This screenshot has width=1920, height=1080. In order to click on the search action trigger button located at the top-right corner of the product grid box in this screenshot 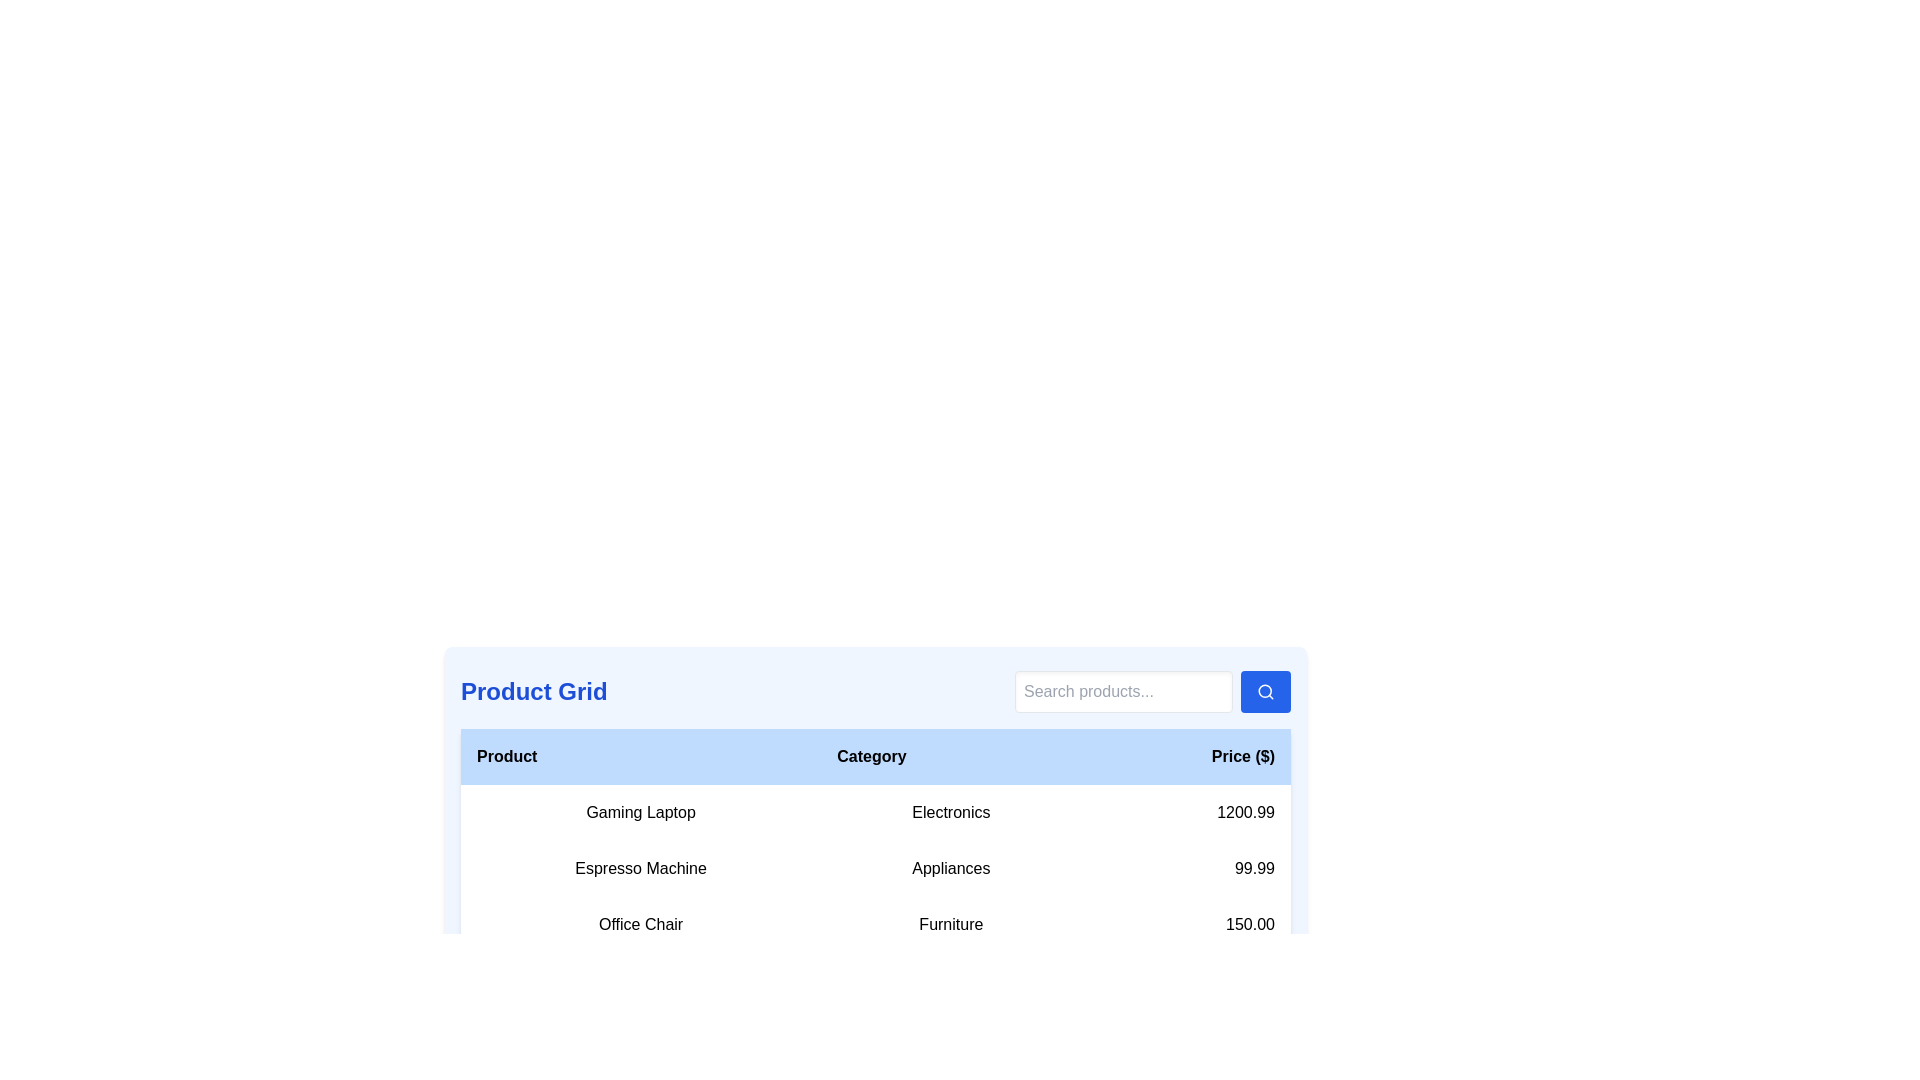, I will do `click(1265, 690)`.